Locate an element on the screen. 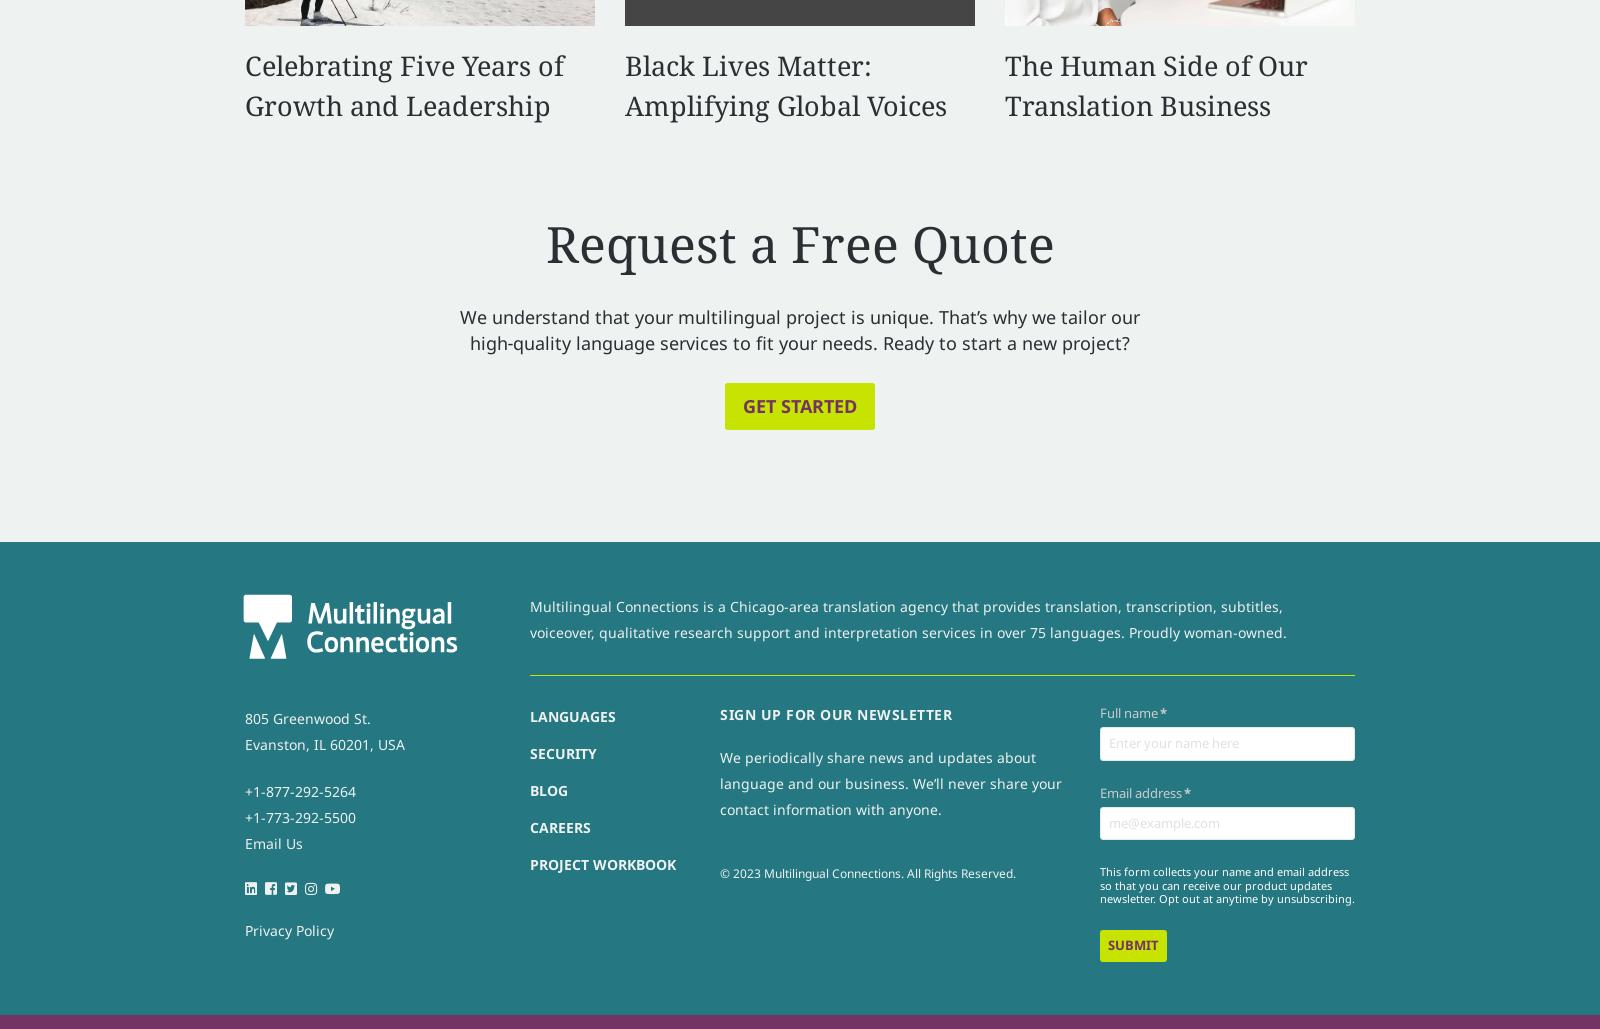  'Careers' is located at coordinates (559, 826).